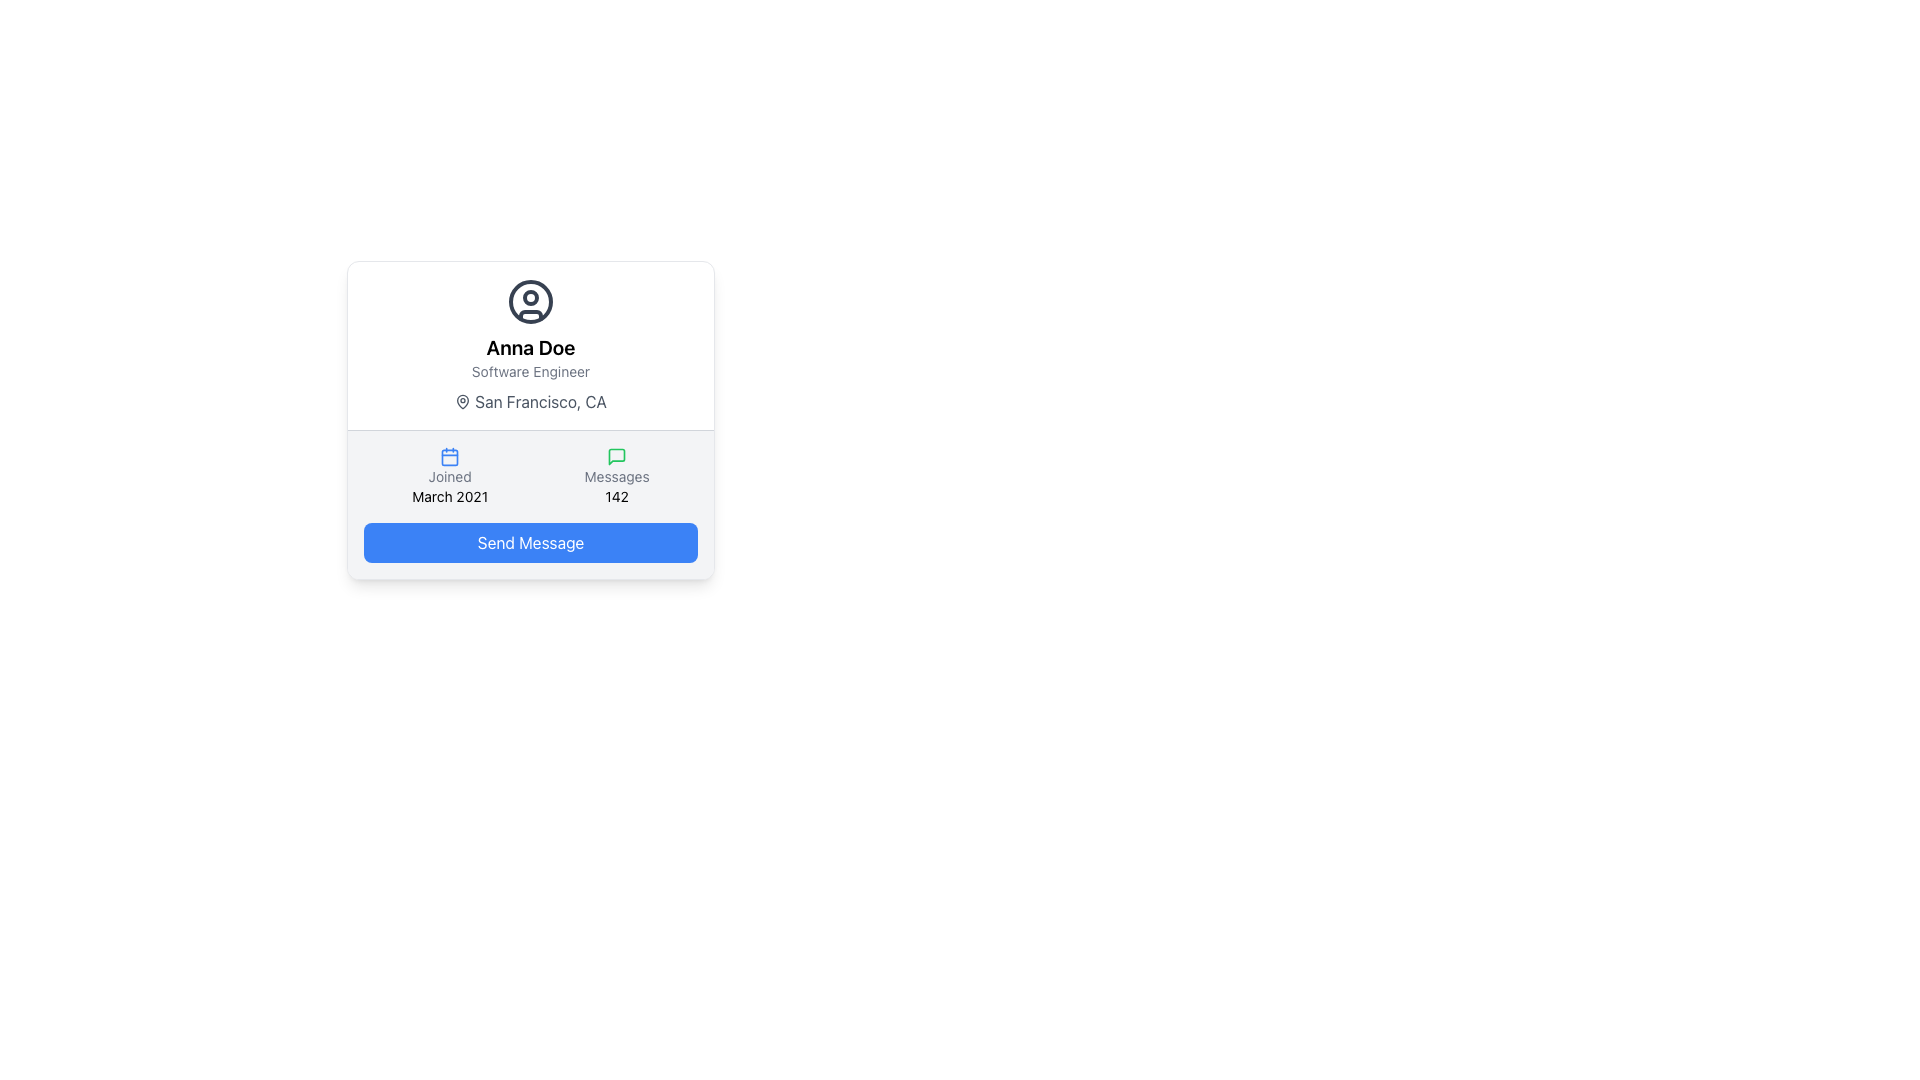 Image resolution: width=1920 pixels, height=1080 pixels. I want to click on the static text element displaying 'Messages' in a smaller, gray font, which is positioned below an icon and above the number '142', so click(616, 477).